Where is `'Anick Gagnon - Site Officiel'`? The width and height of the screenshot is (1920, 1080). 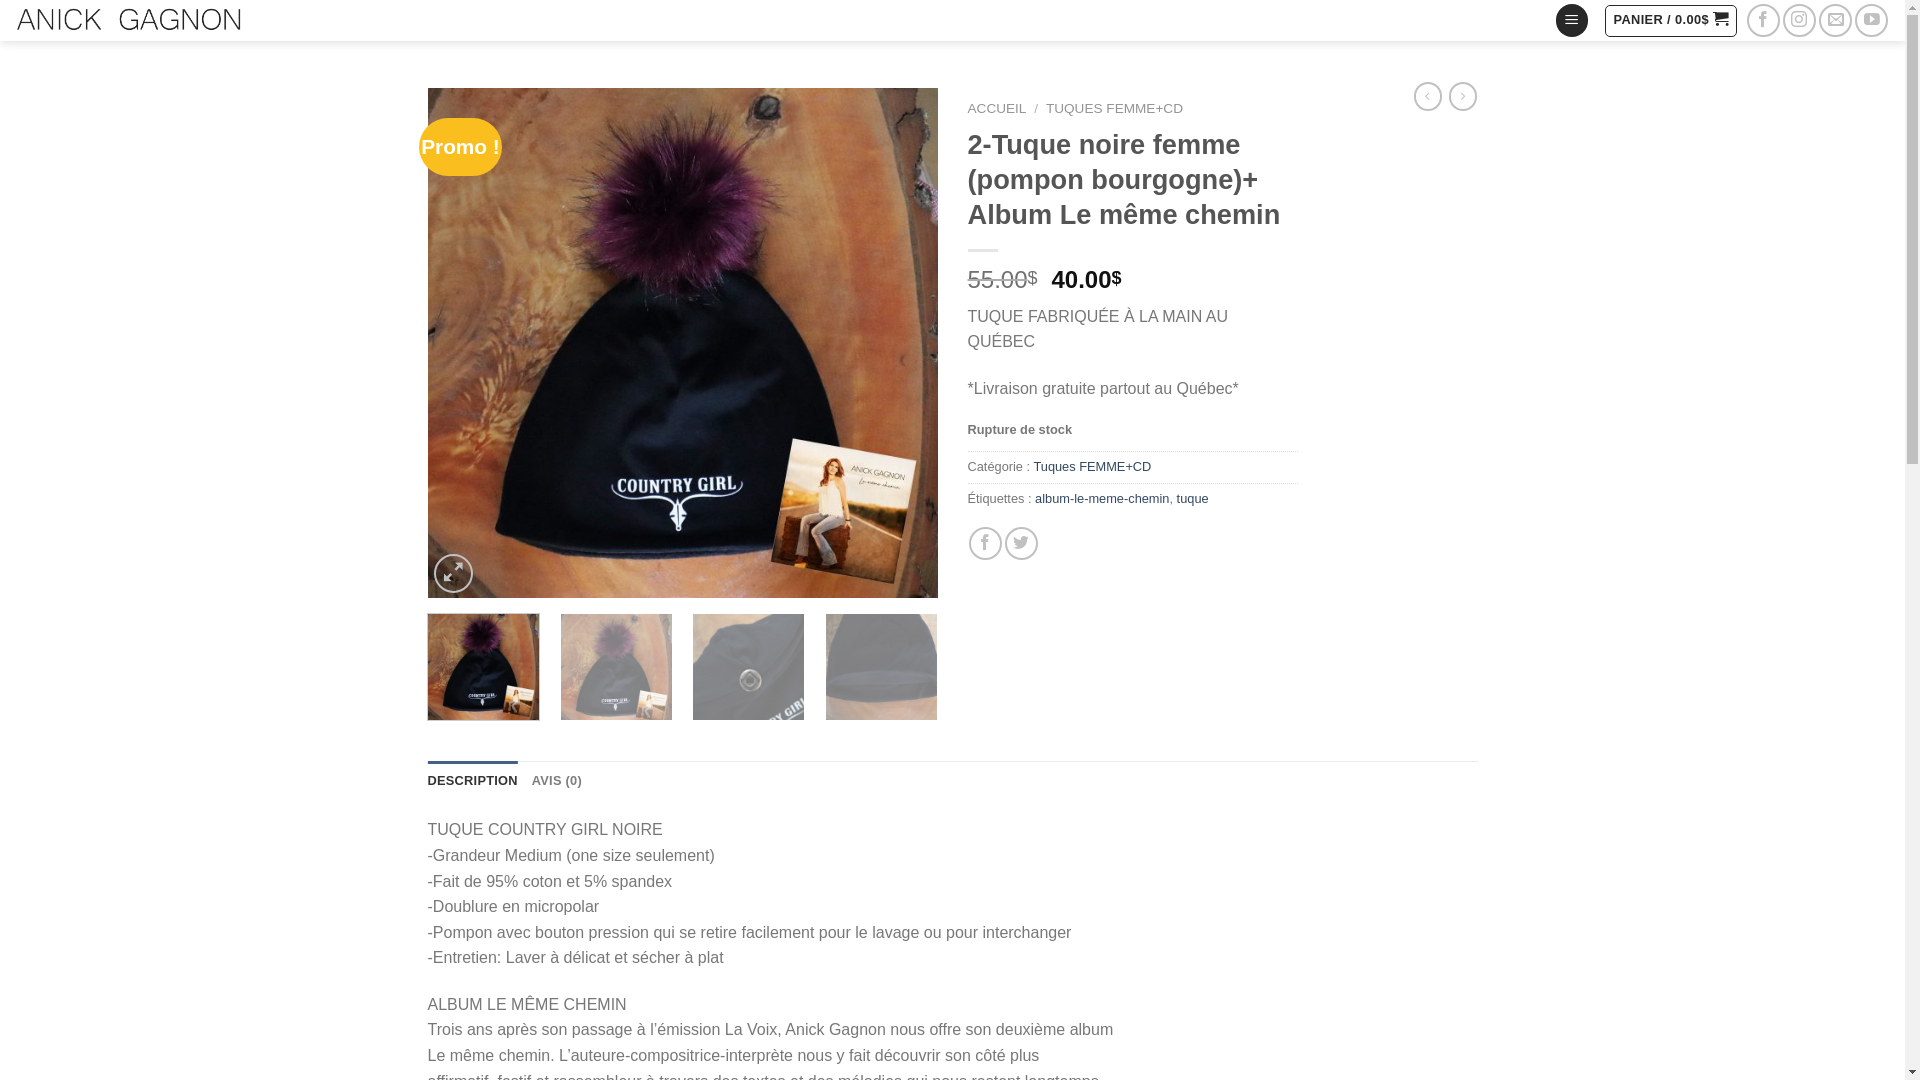
'Anick Gagnon - Site Officiel' is located at coordinates (127, 19).